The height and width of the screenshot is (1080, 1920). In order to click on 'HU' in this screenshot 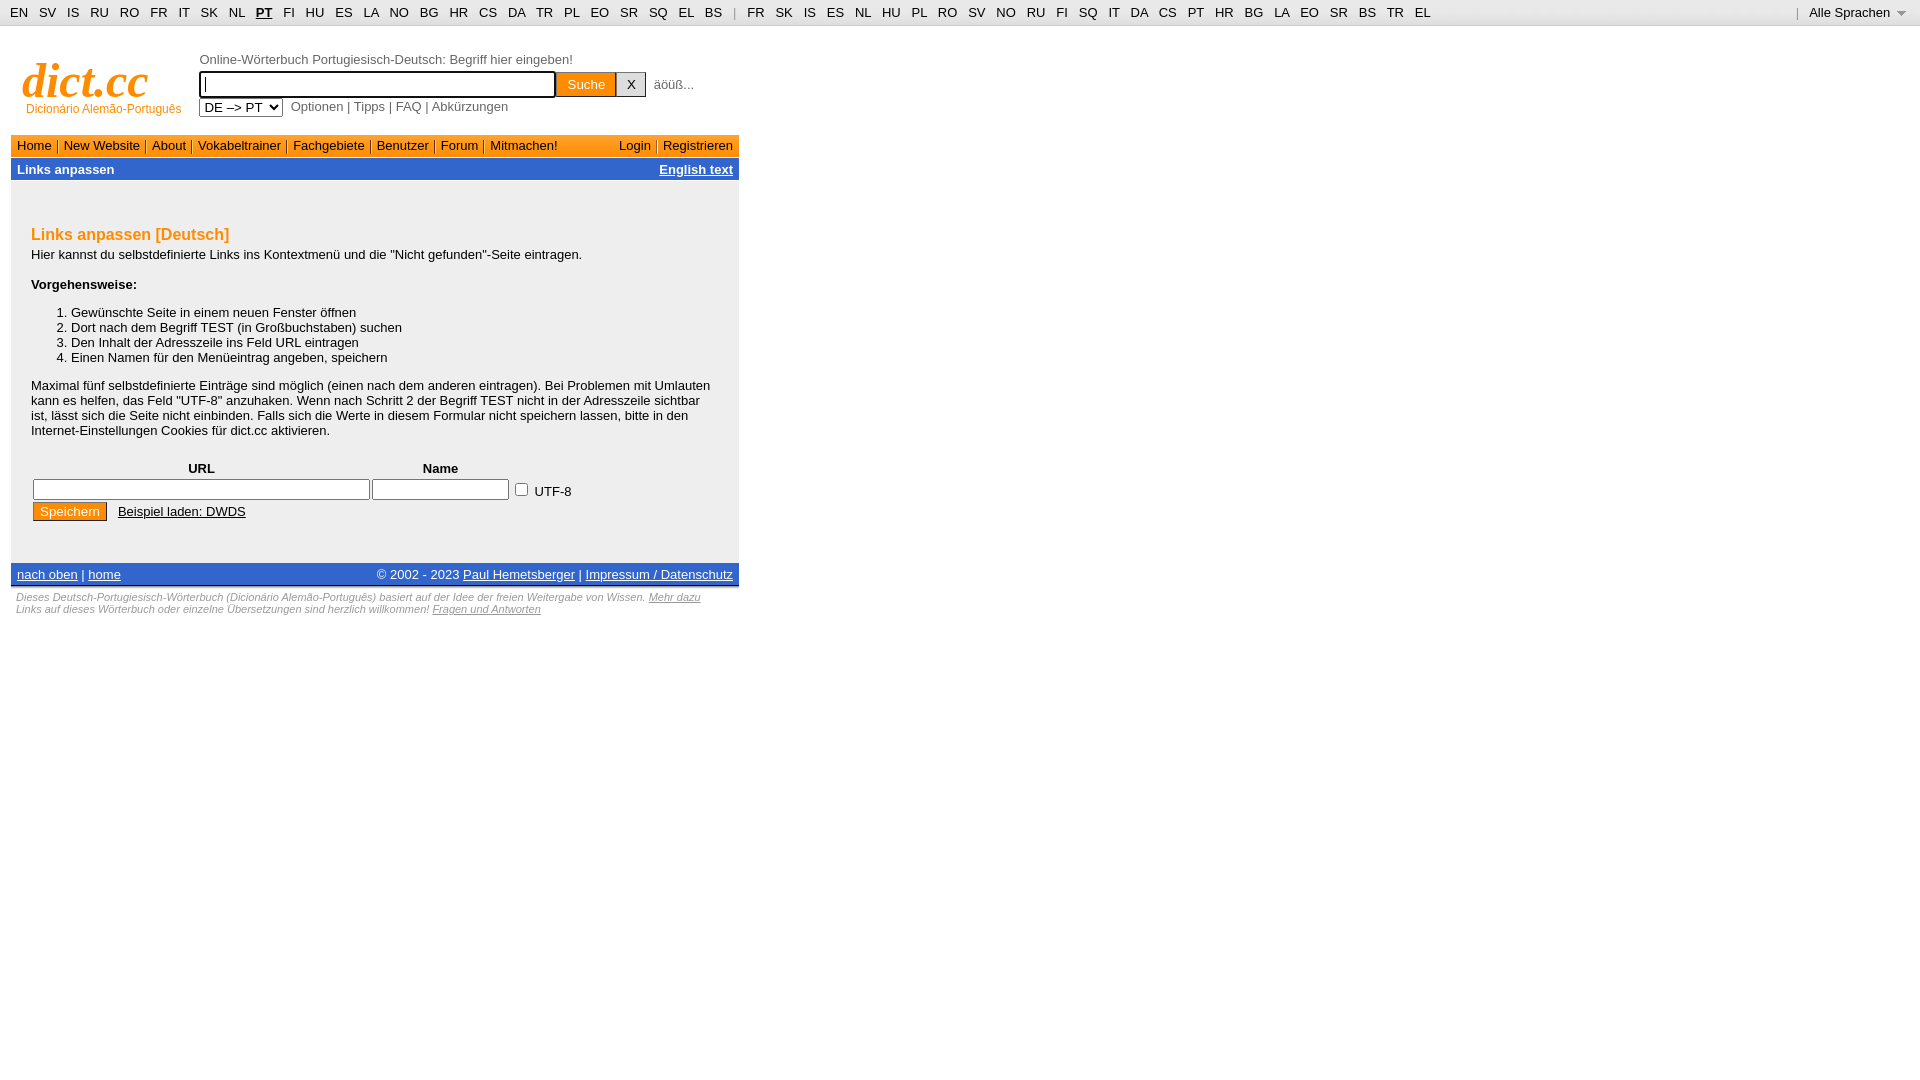, I will do `click(890, 12)`.